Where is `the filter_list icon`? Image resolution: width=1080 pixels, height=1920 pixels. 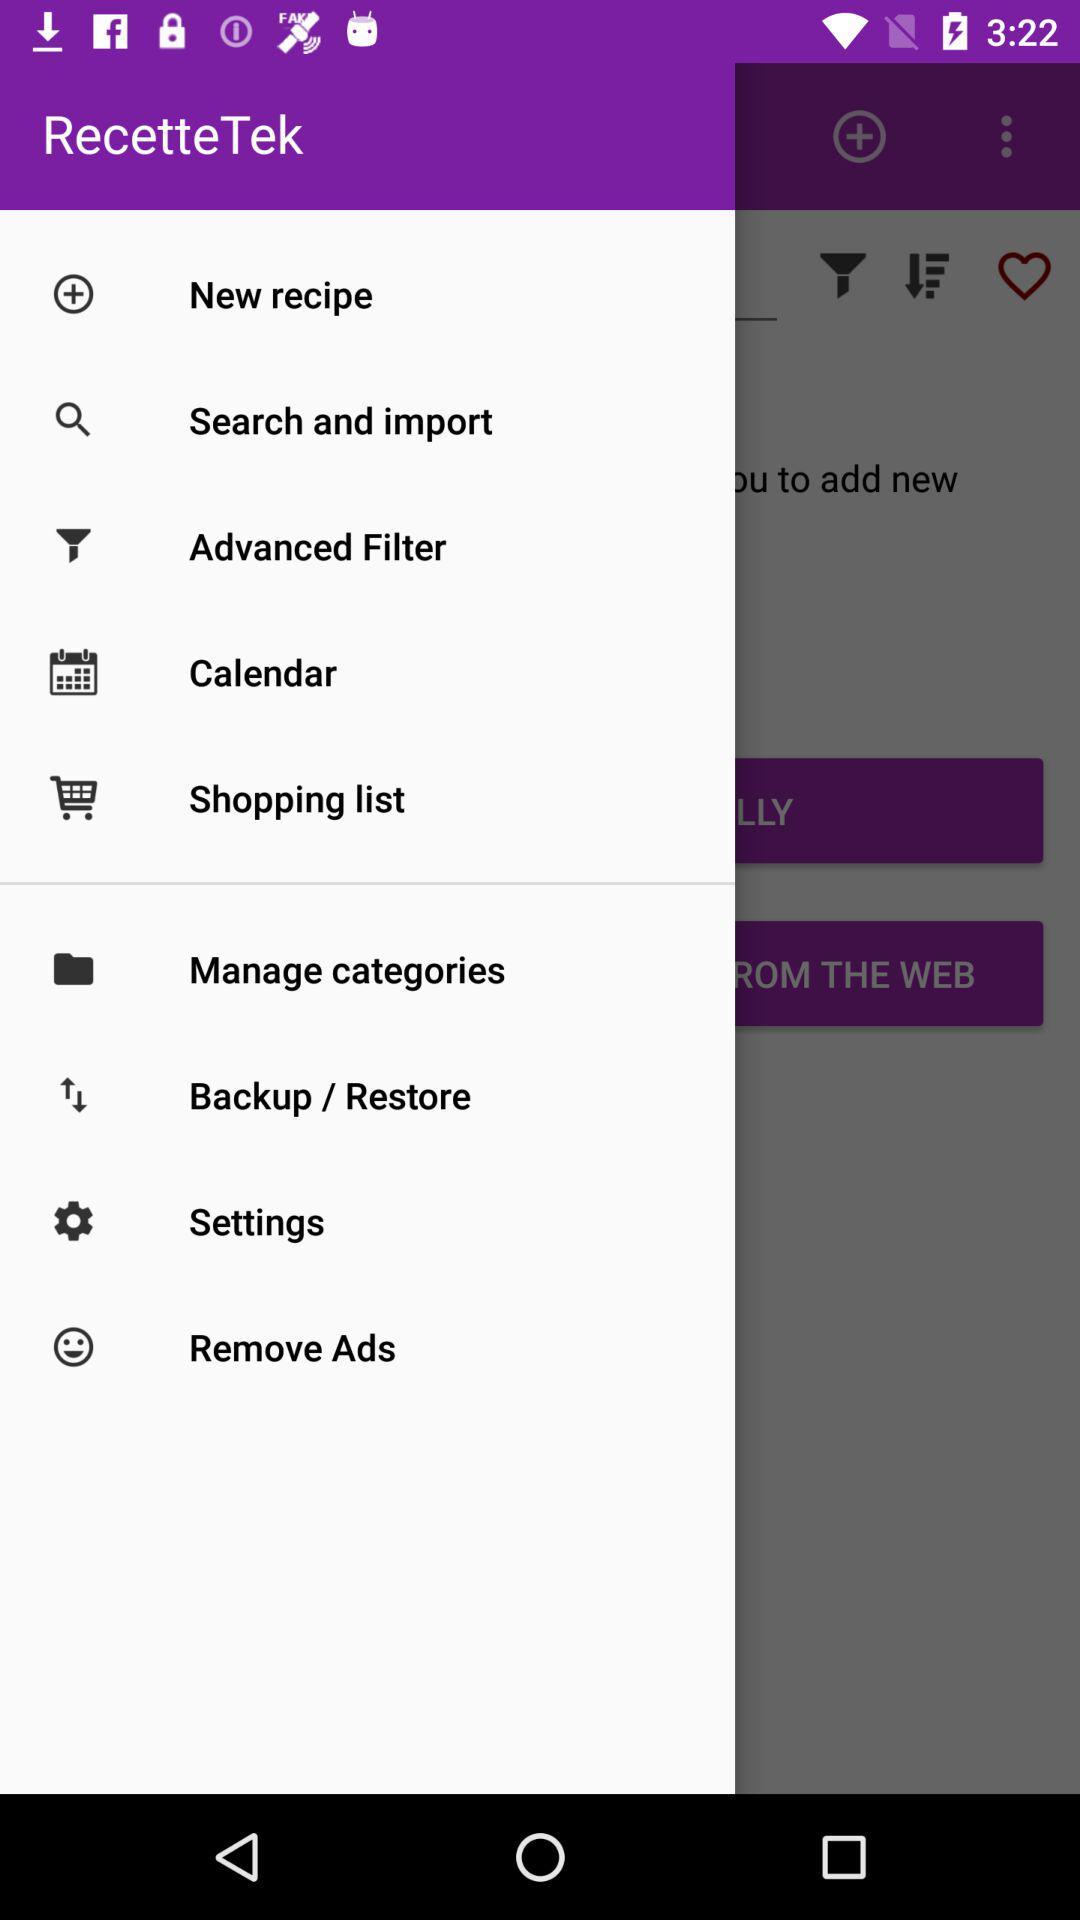 the filter_list icon is located at coordinates (926, 274).